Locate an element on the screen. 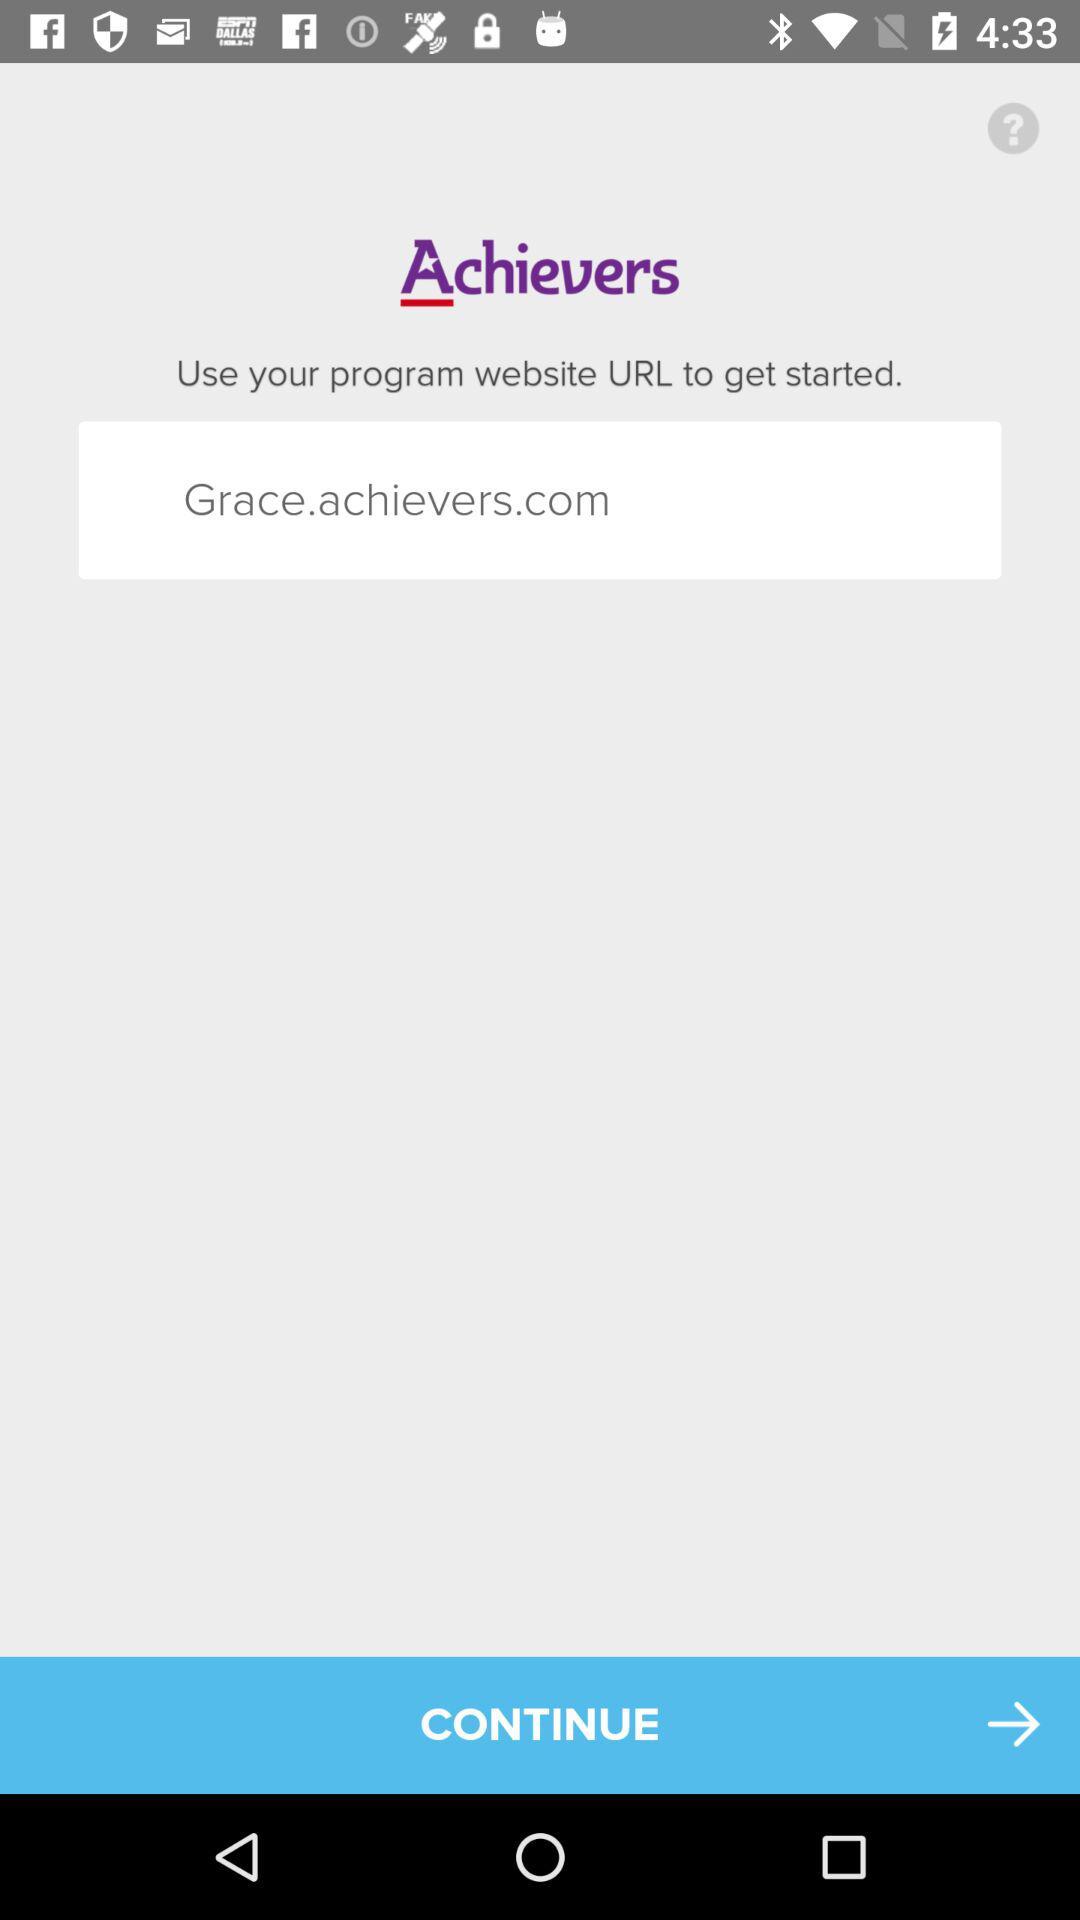 The height and width of the screenshot is (1920, 1080). the continue is located at coordinates (540, 1724).